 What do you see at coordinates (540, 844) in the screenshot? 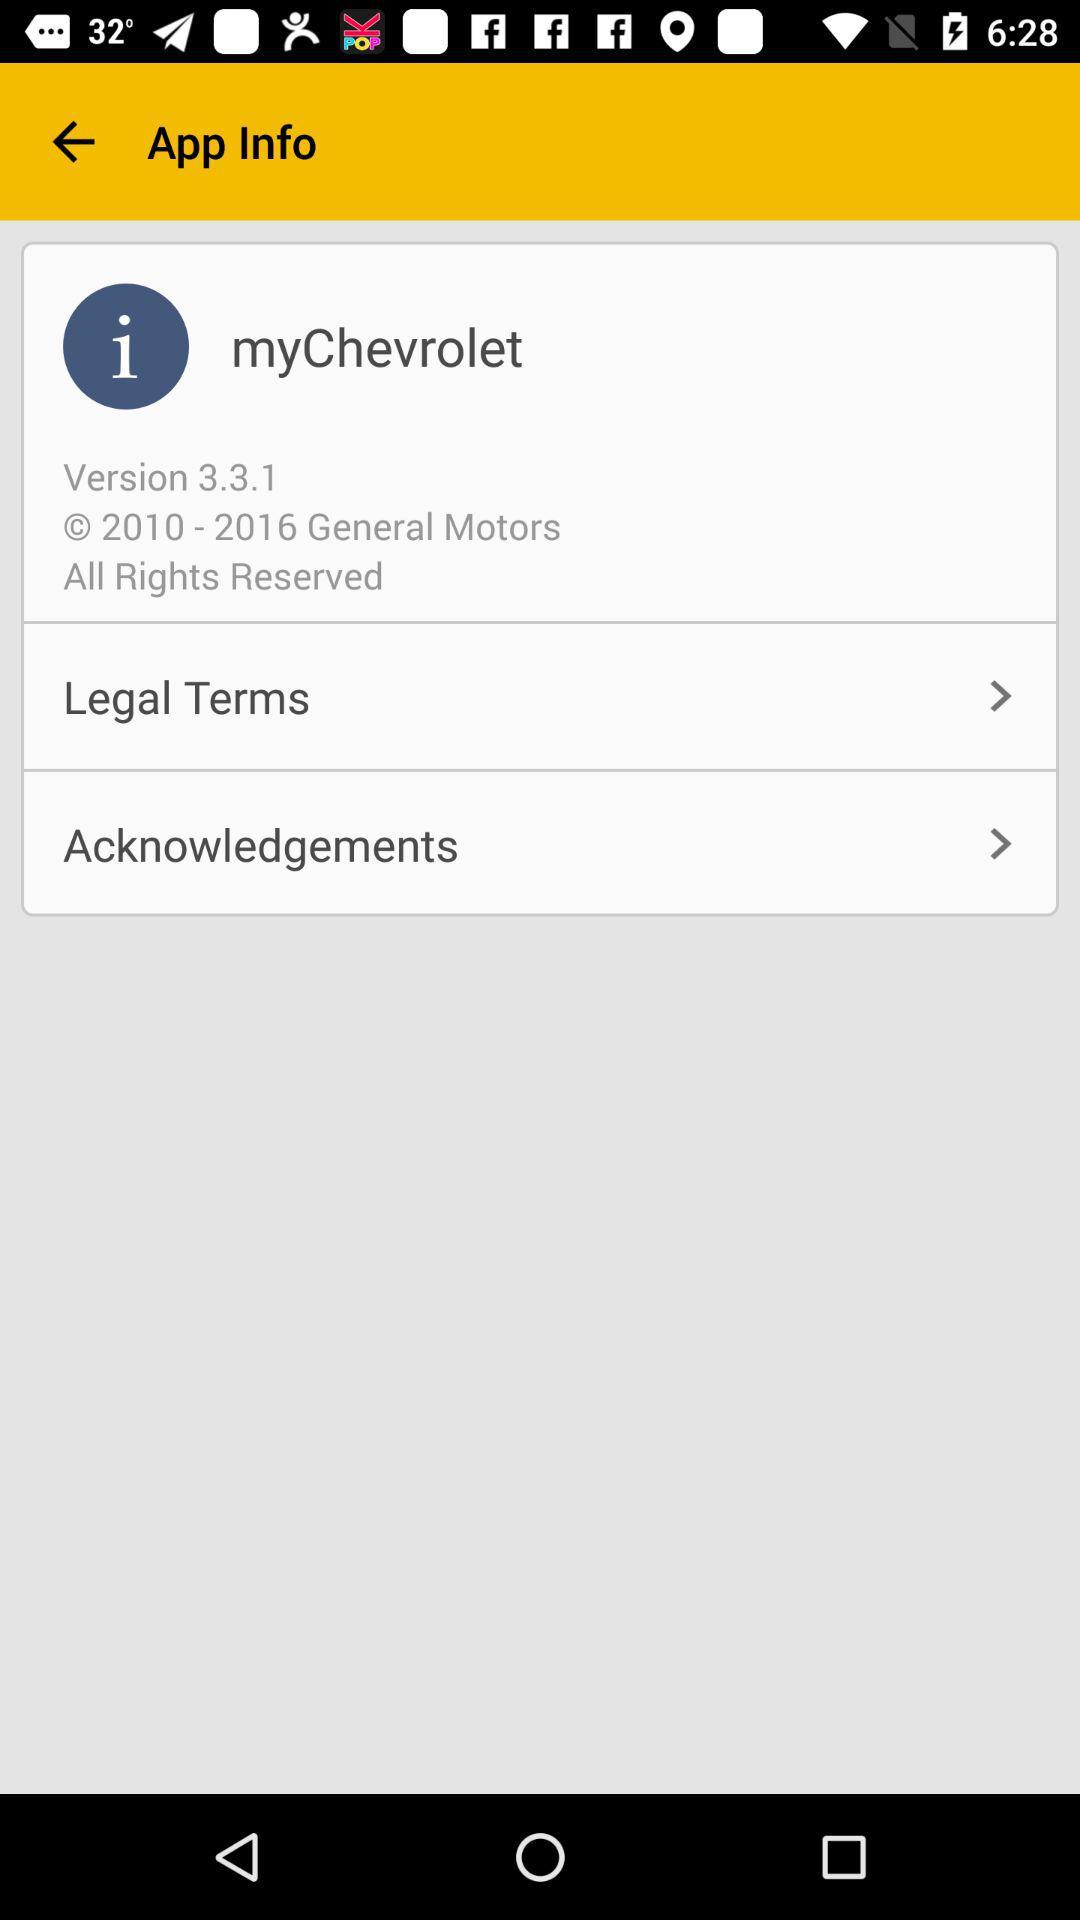
I see `the acknowledgements icon` at bounding box center [540, 844].